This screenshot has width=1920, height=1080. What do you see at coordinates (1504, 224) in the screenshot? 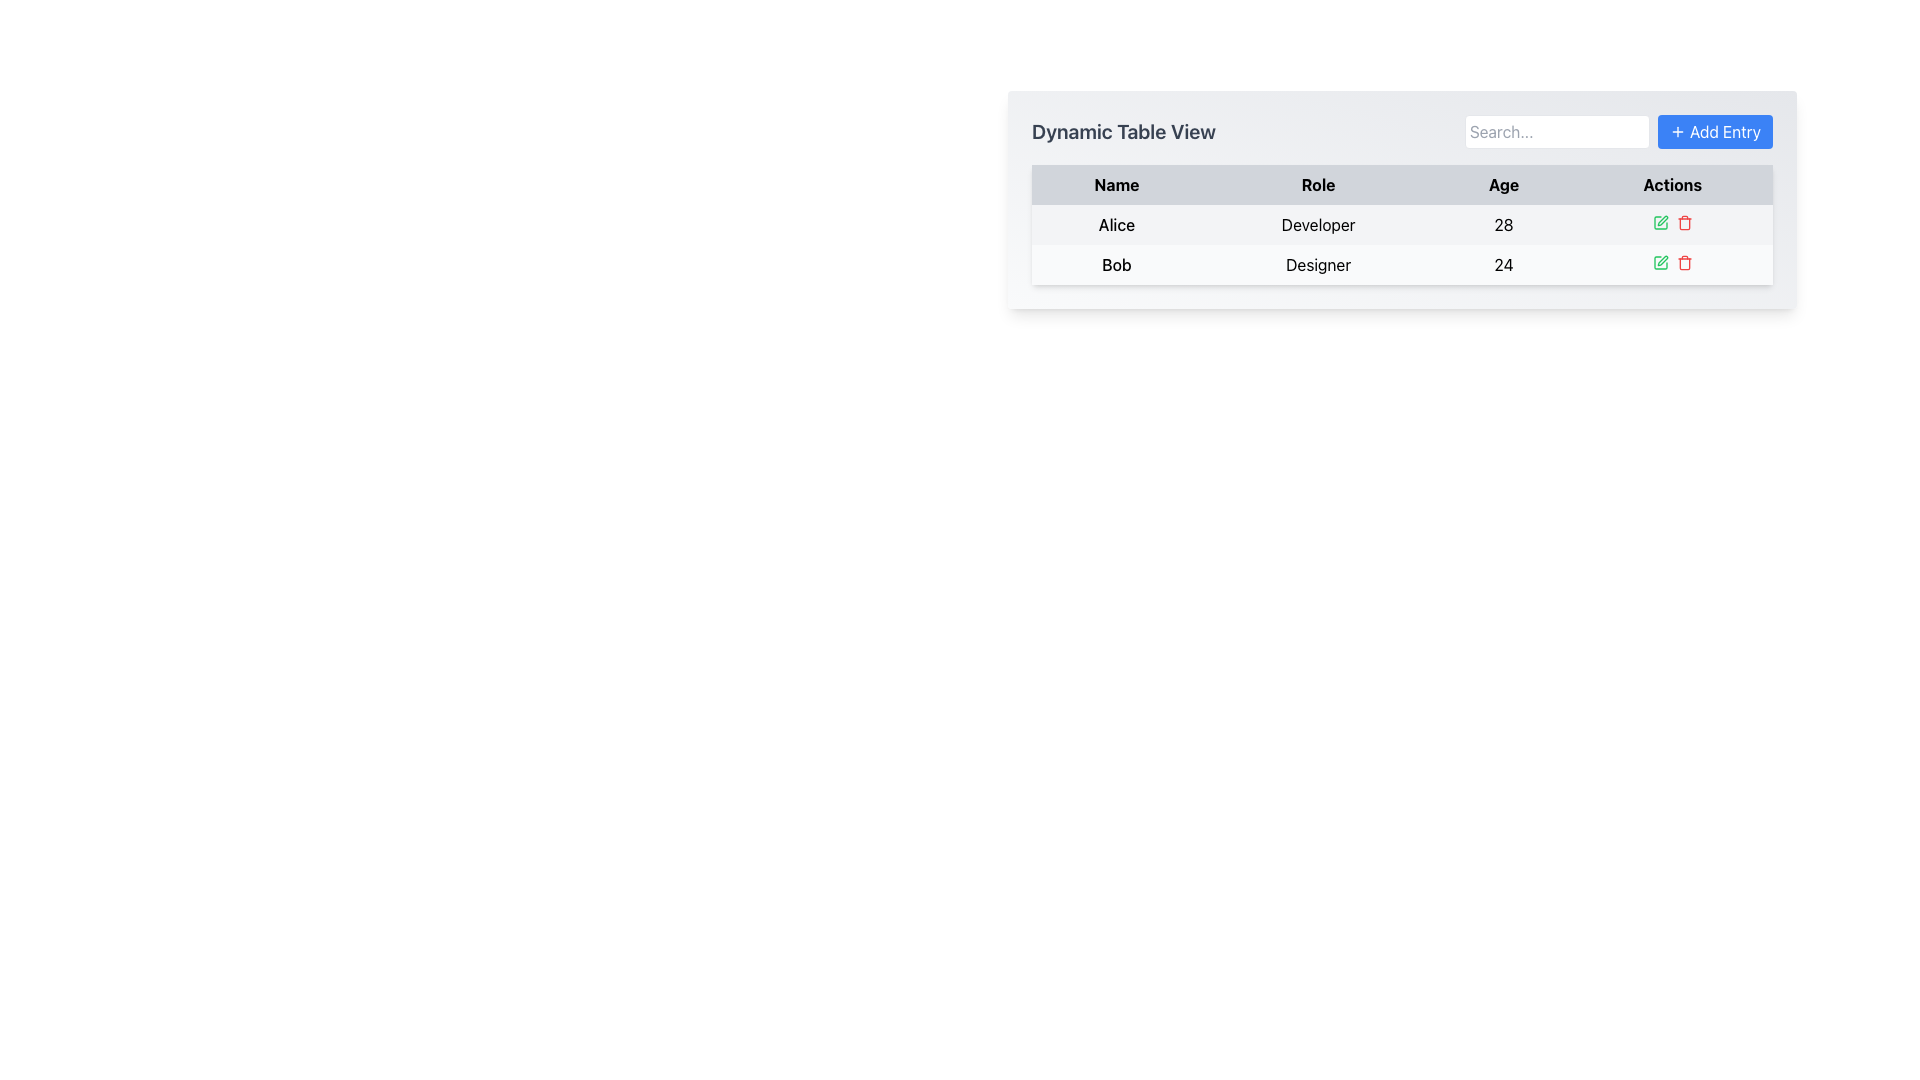
I see `the non-interactive text field representing Alice's age in the third column of her row in the table, located between the 'Developer' cell and the action cells` at bounding box center [1504, 224].